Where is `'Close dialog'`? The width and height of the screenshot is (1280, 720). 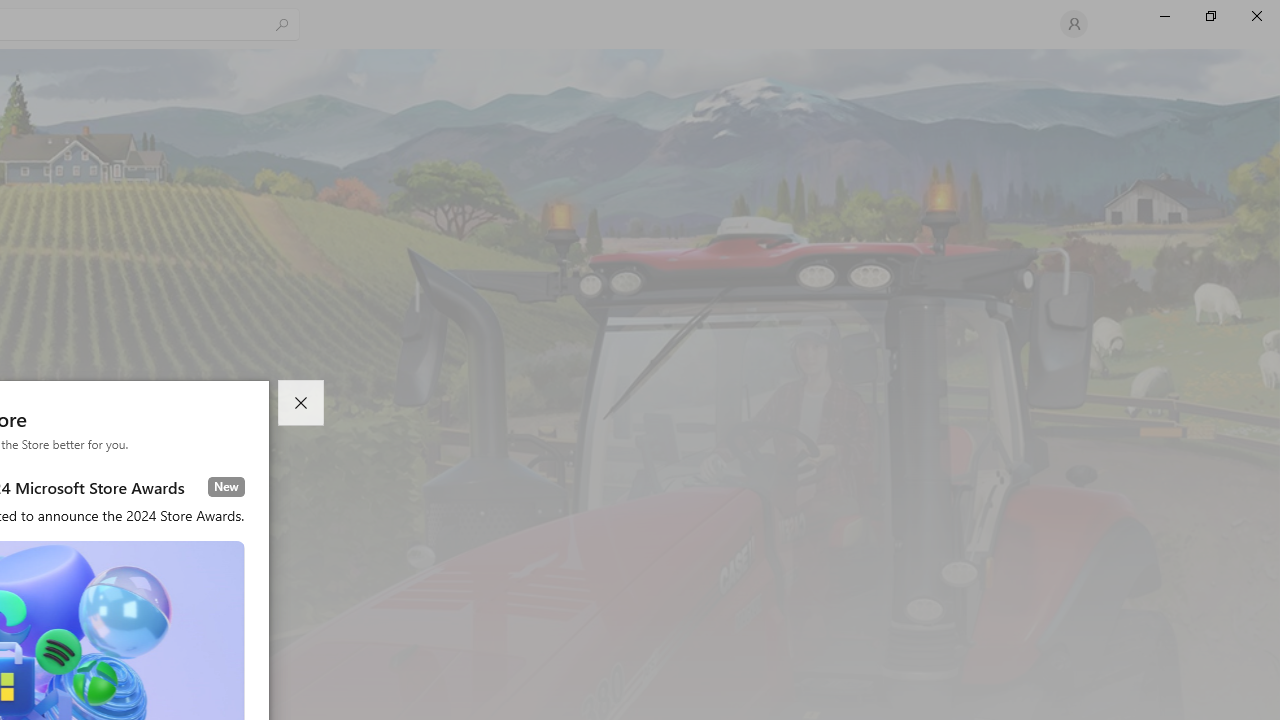
'Close dialog' is located at coordinates (299, 403).